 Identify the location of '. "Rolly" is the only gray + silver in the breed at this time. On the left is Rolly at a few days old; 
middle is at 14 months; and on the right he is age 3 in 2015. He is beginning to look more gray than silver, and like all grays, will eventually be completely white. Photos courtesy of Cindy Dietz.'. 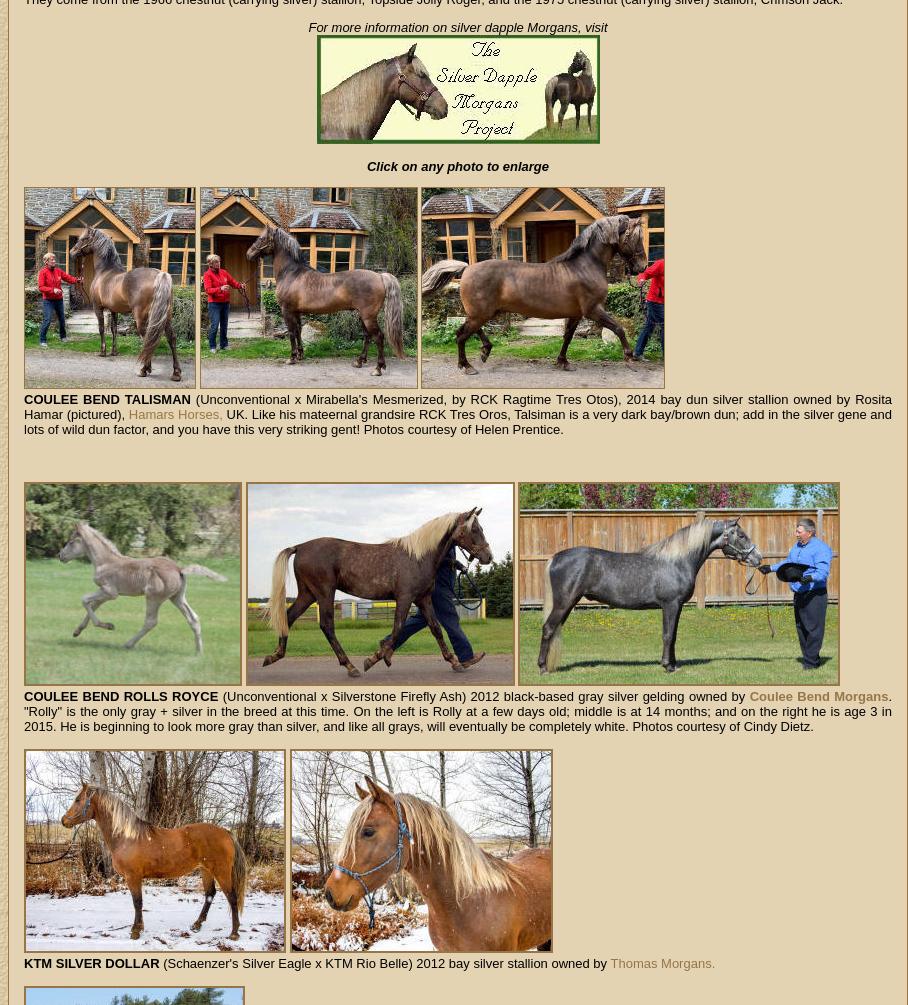
(456, 711).